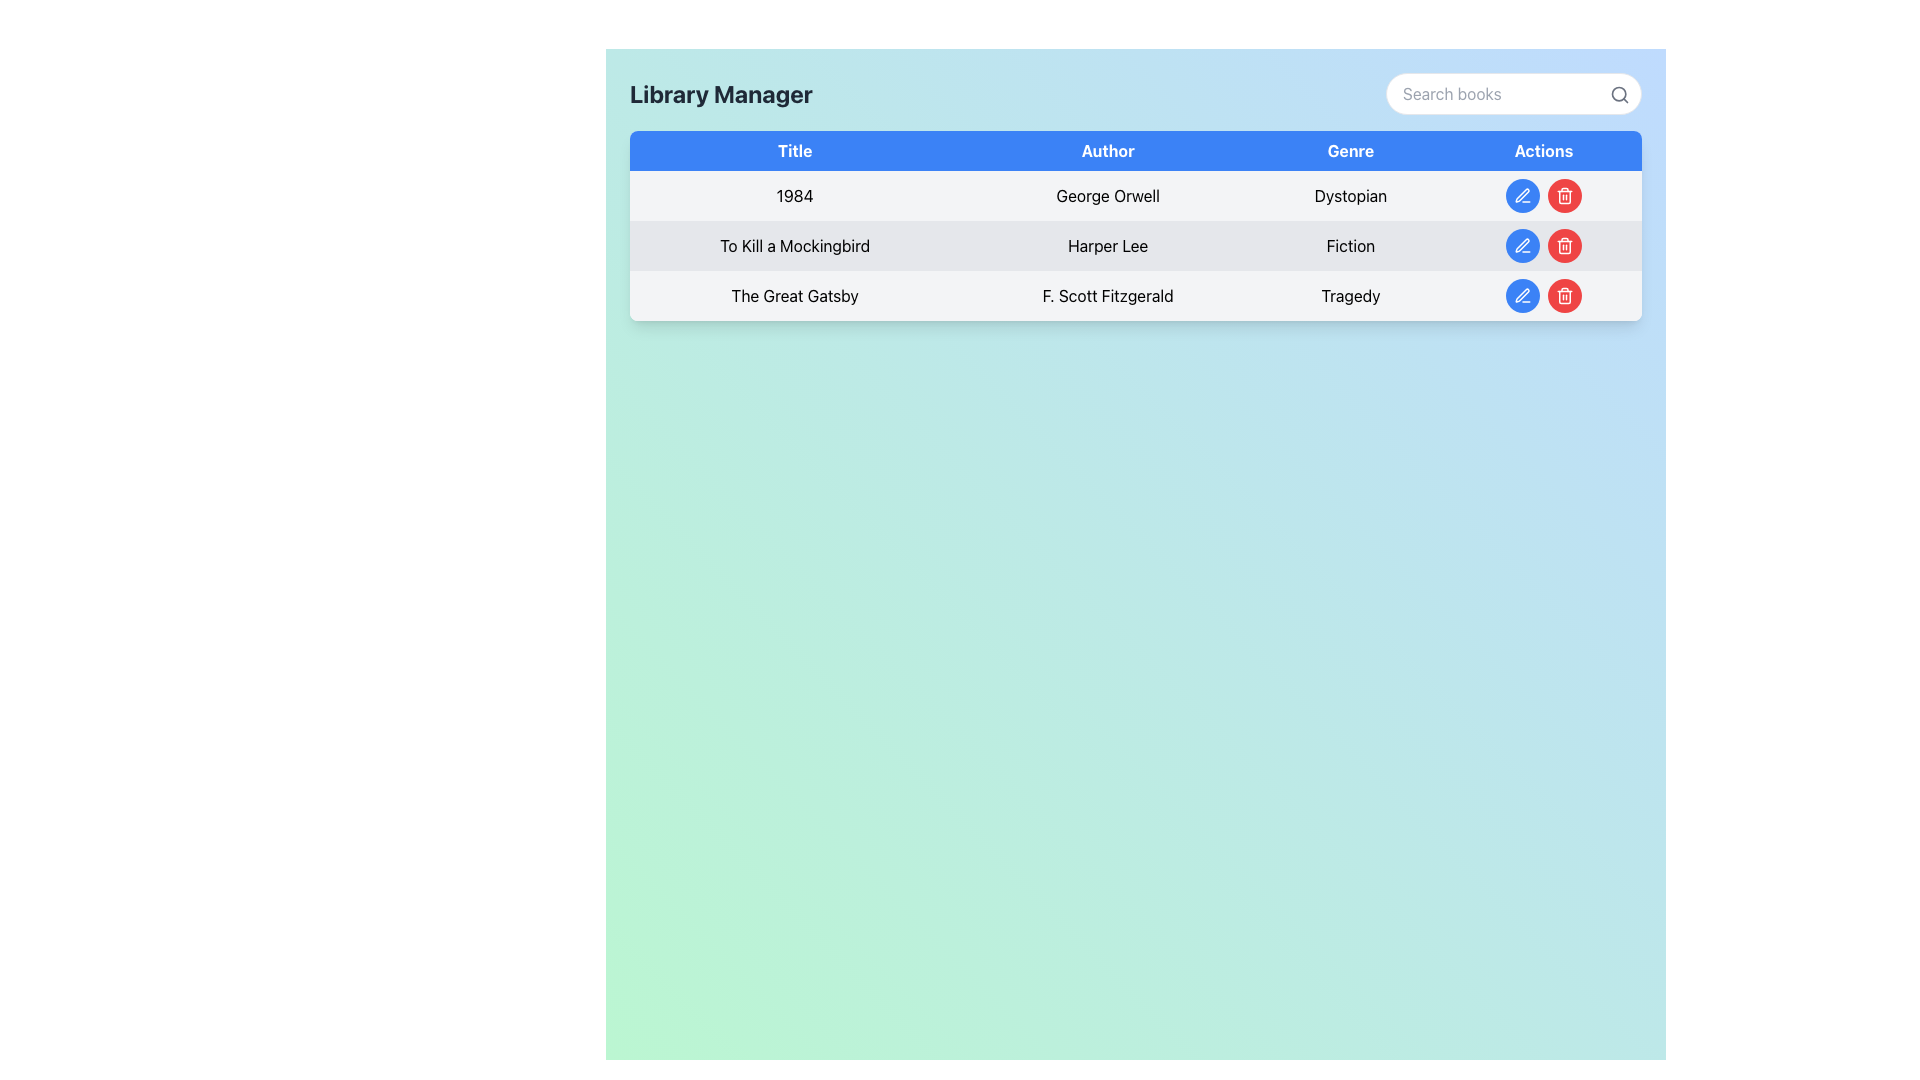  Describe the element at coordinates (794, 149) in the screenshot. I see `the Table Header element labeled 'Title', which has a blue background and white center-aligned text, located in the top-left section of the table` at that location.